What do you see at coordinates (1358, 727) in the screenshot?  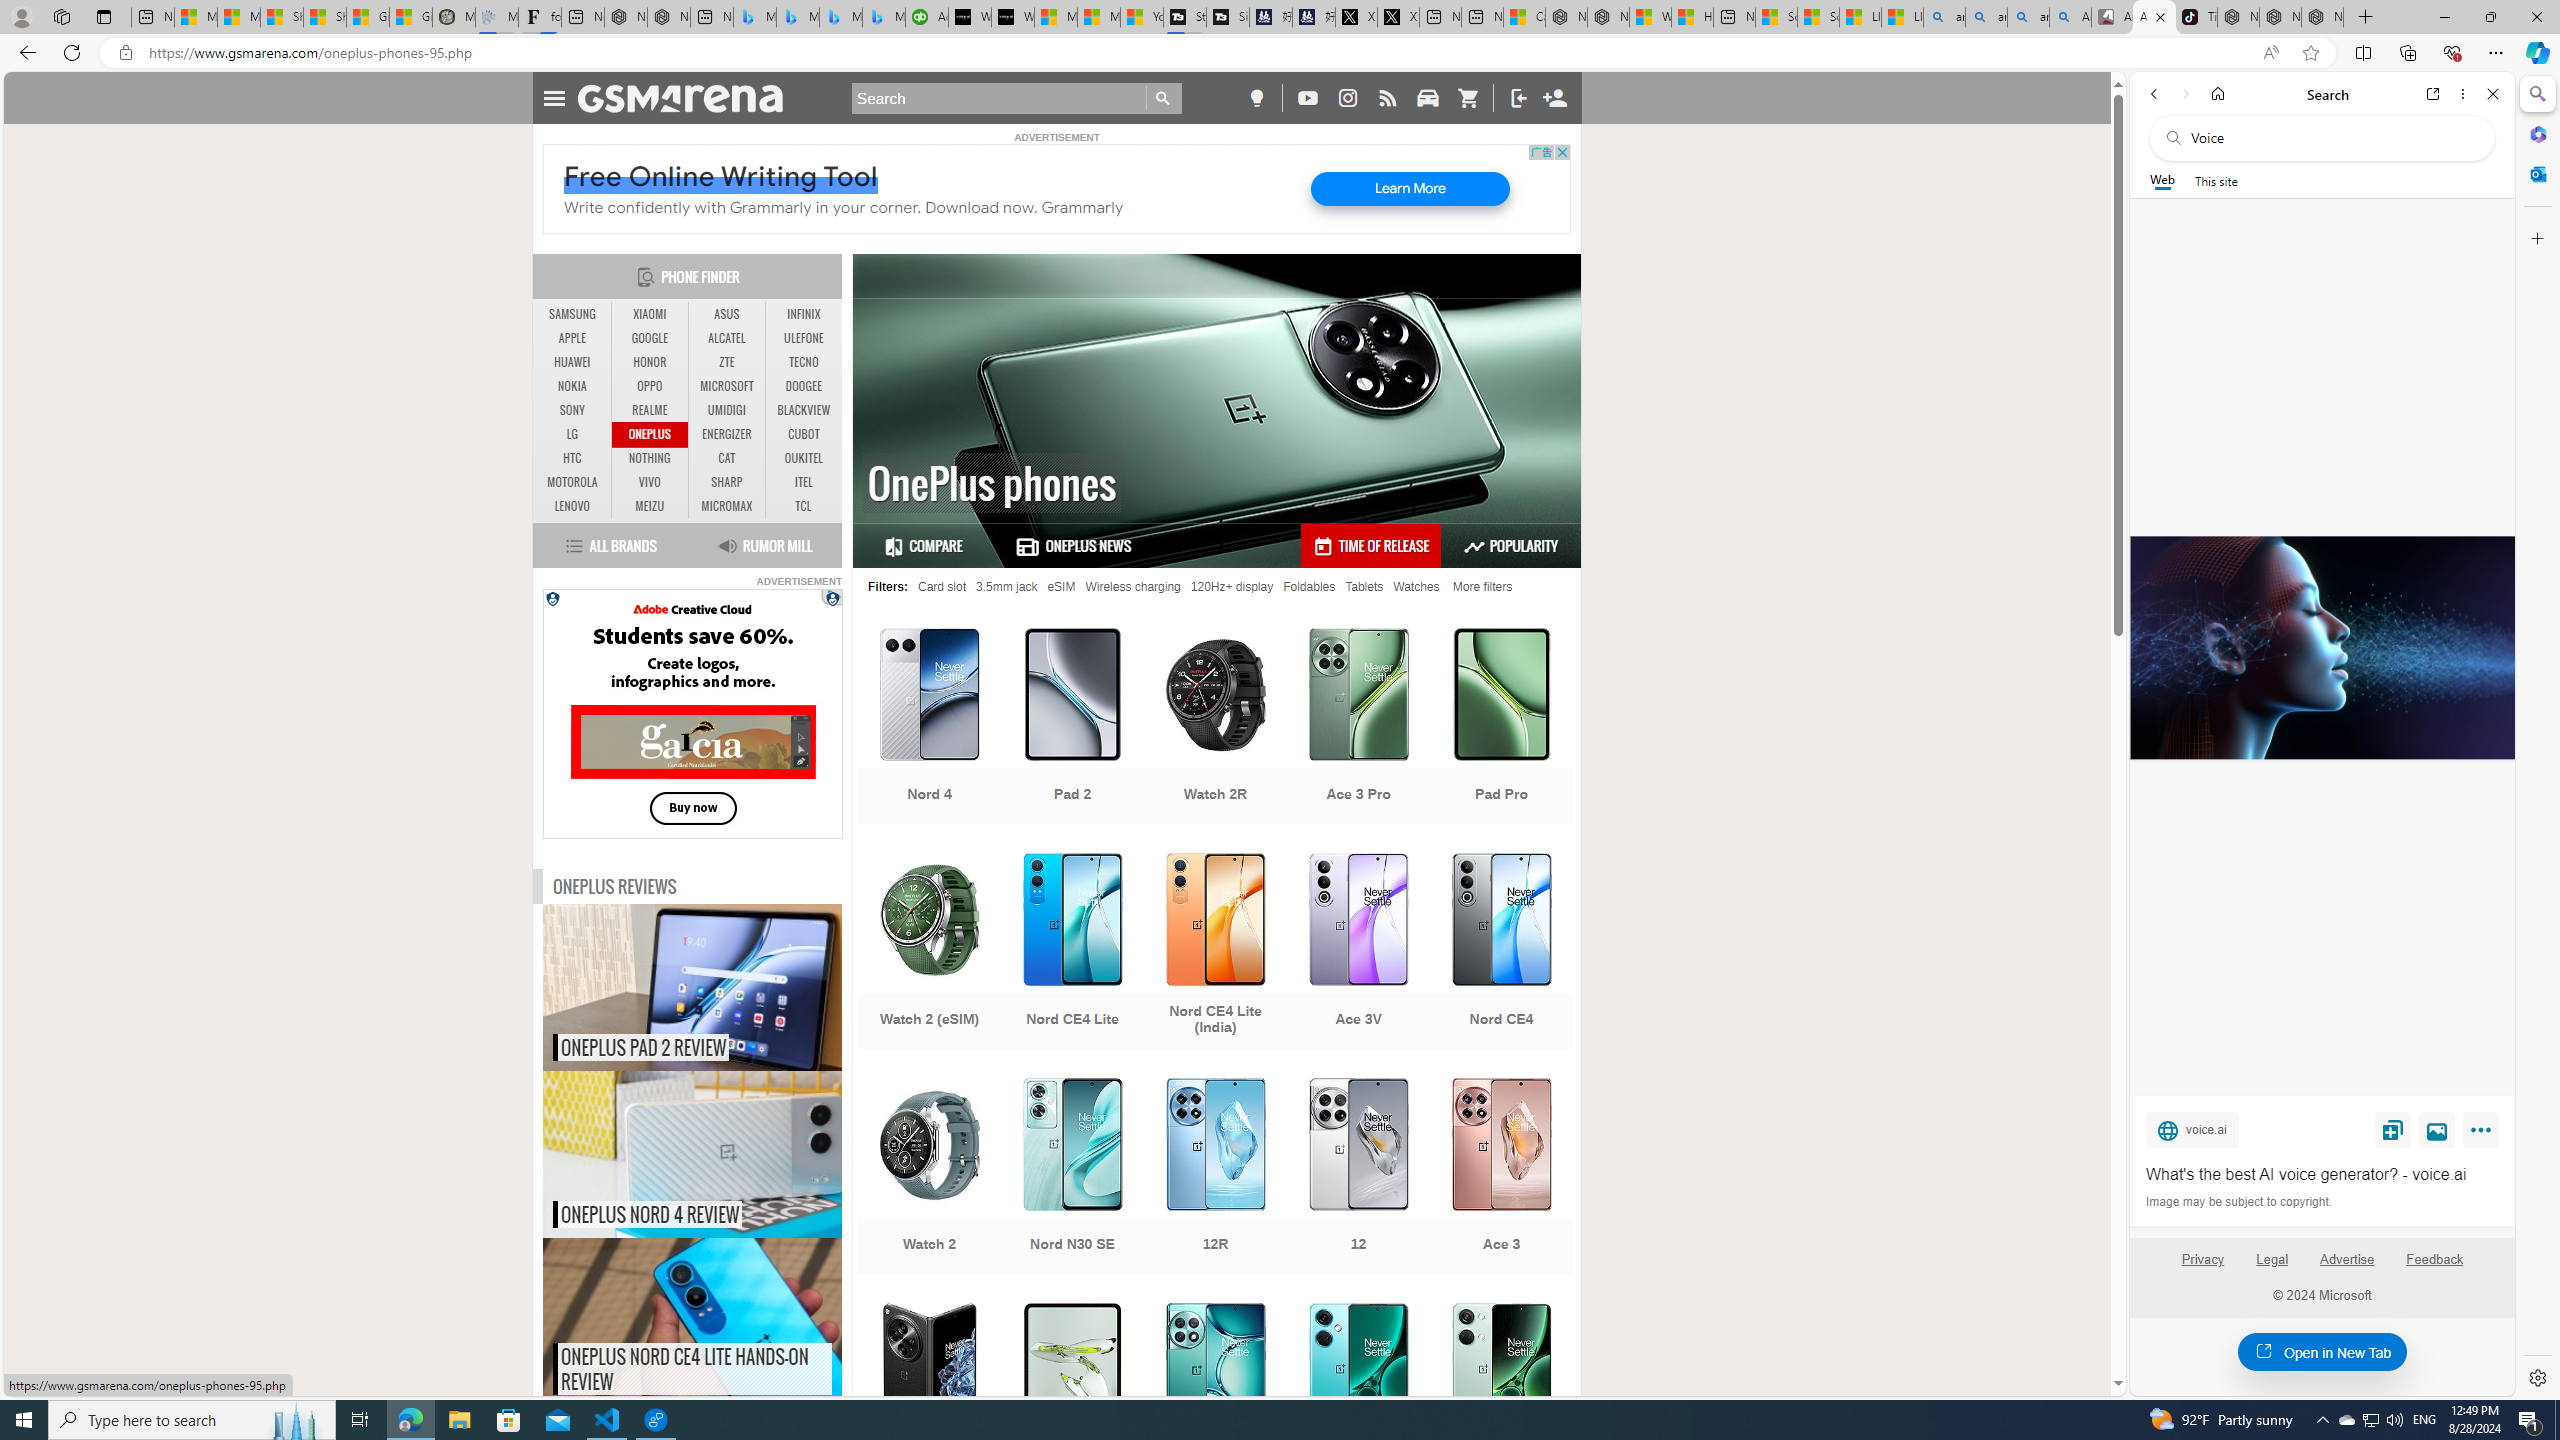 I see `'Ace 3 Pro'` at bounding box center [1358, 727].